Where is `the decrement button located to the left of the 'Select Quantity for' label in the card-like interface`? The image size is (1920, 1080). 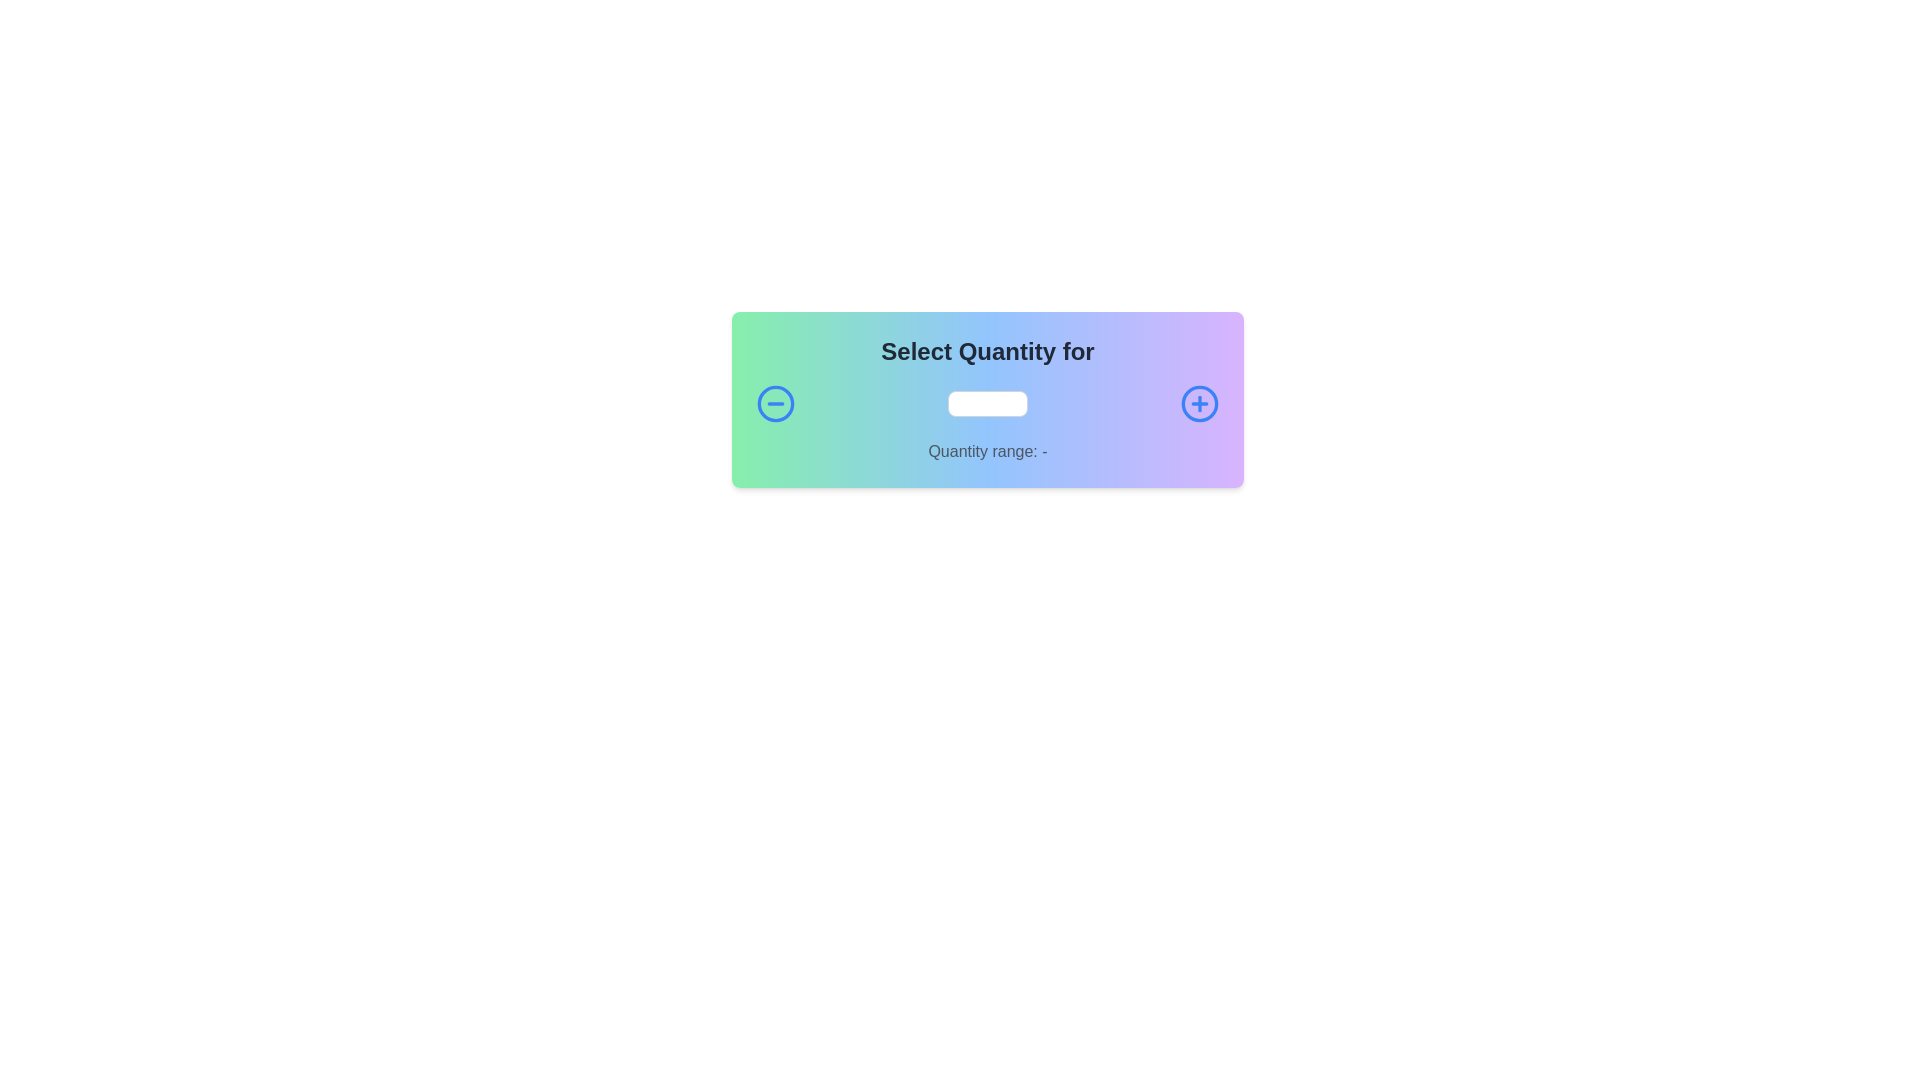
the decrement button located to the left of the 'Select Quantity for' label in the card-like interface is located at coordinates (775, 404).